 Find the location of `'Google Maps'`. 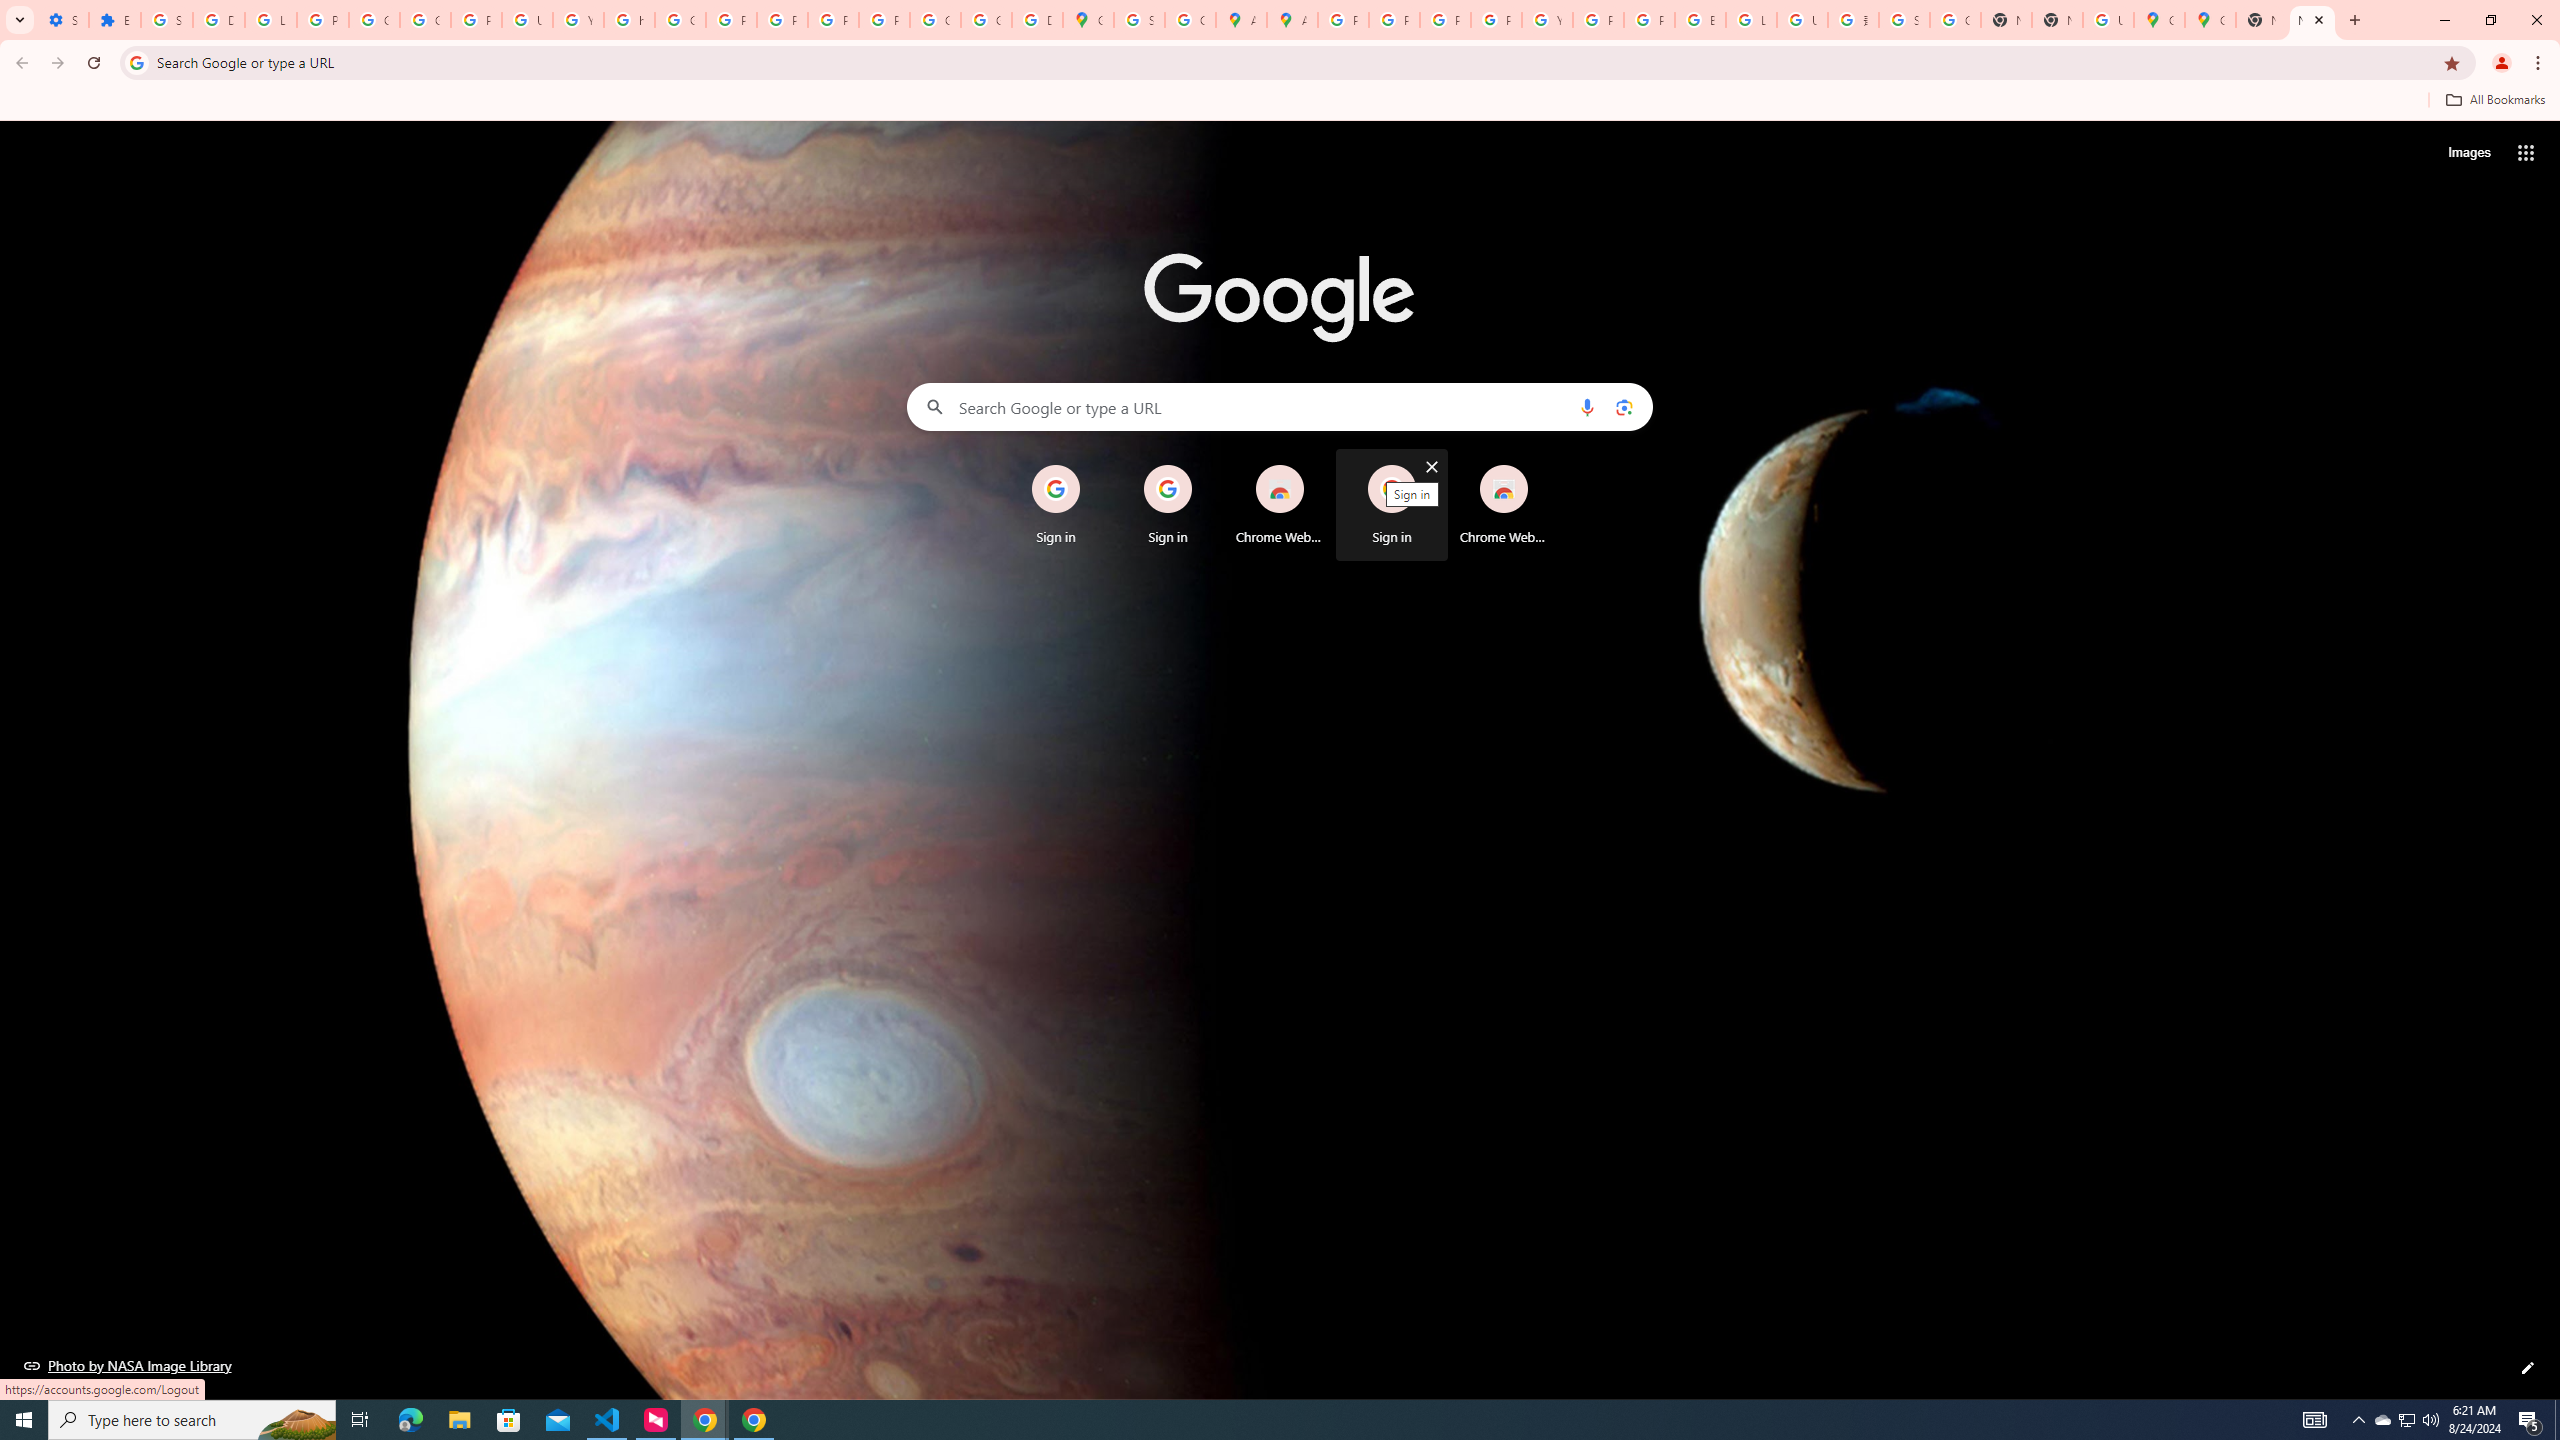

'Google Maps' is located at coordinates (2209, 19).